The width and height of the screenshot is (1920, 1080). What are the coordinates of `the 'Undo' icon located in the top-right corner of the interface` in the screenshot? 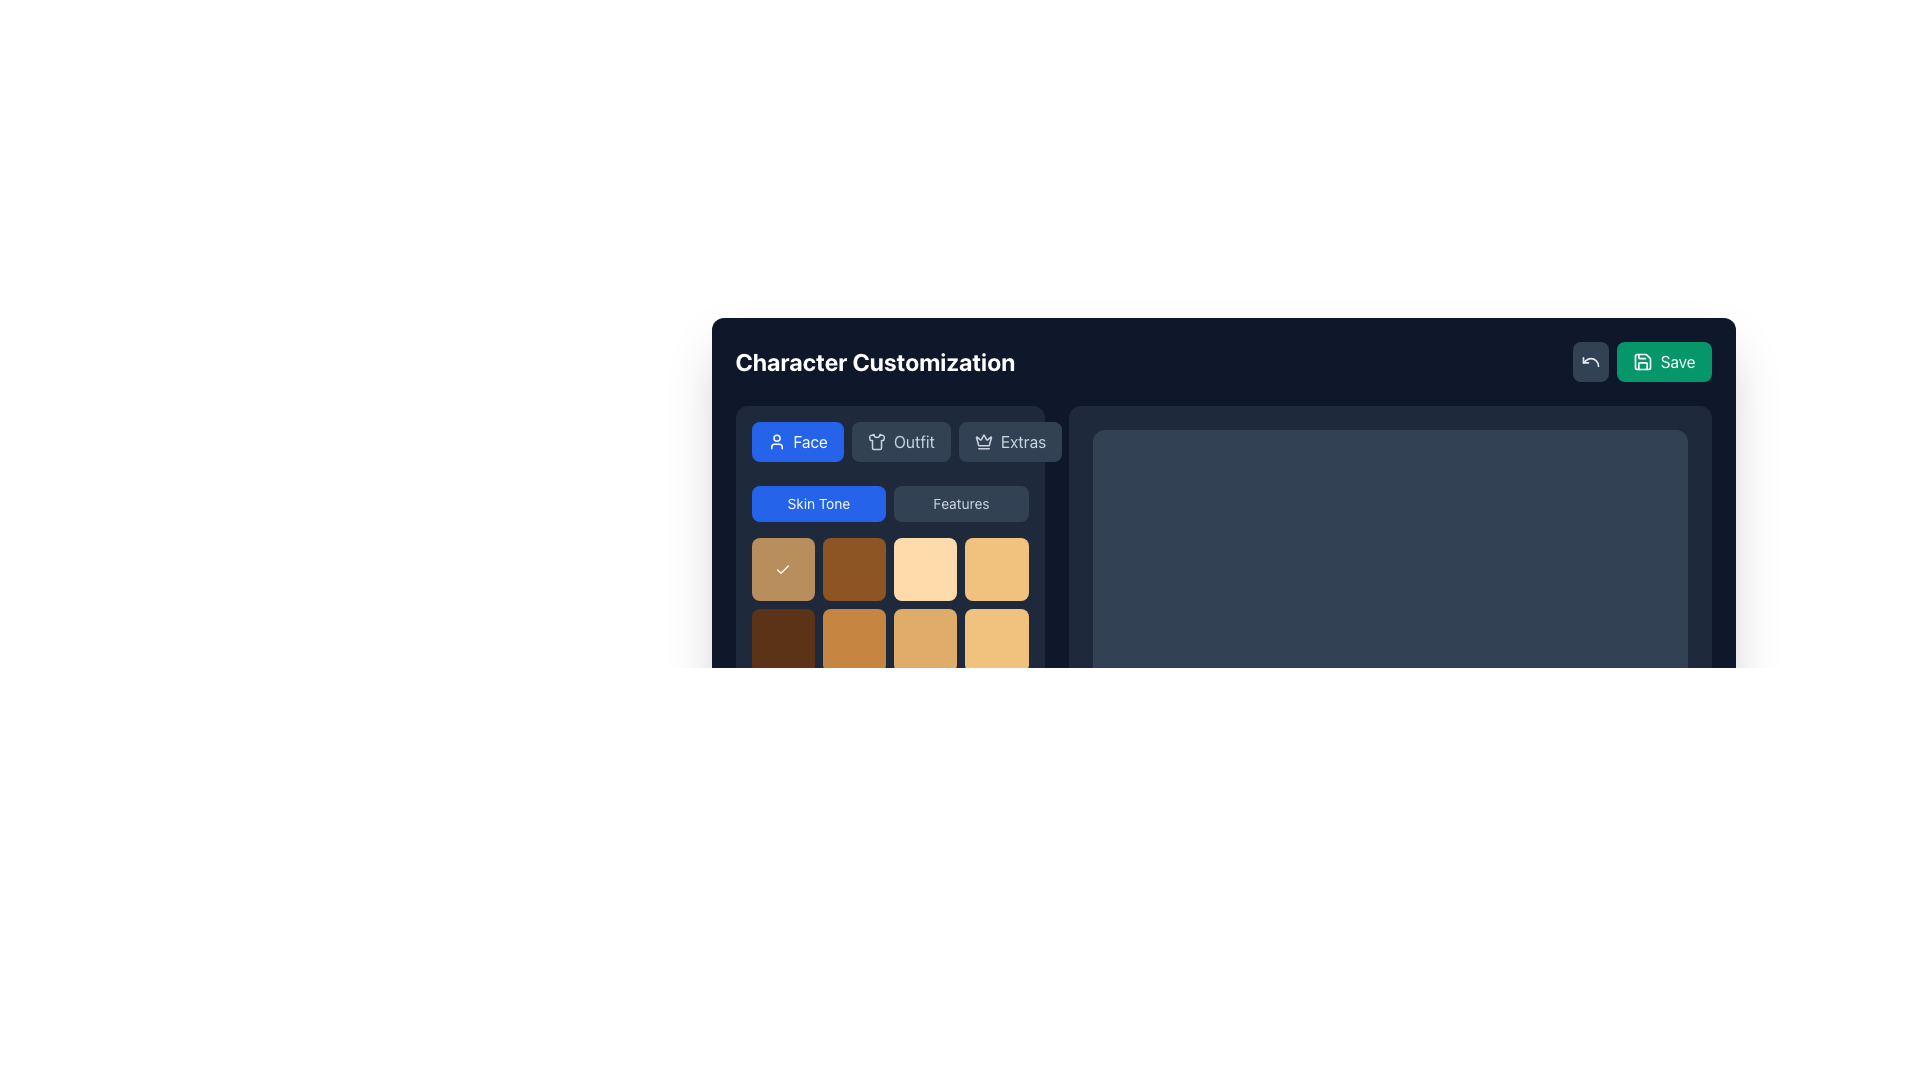 It's located at (1589, 362).